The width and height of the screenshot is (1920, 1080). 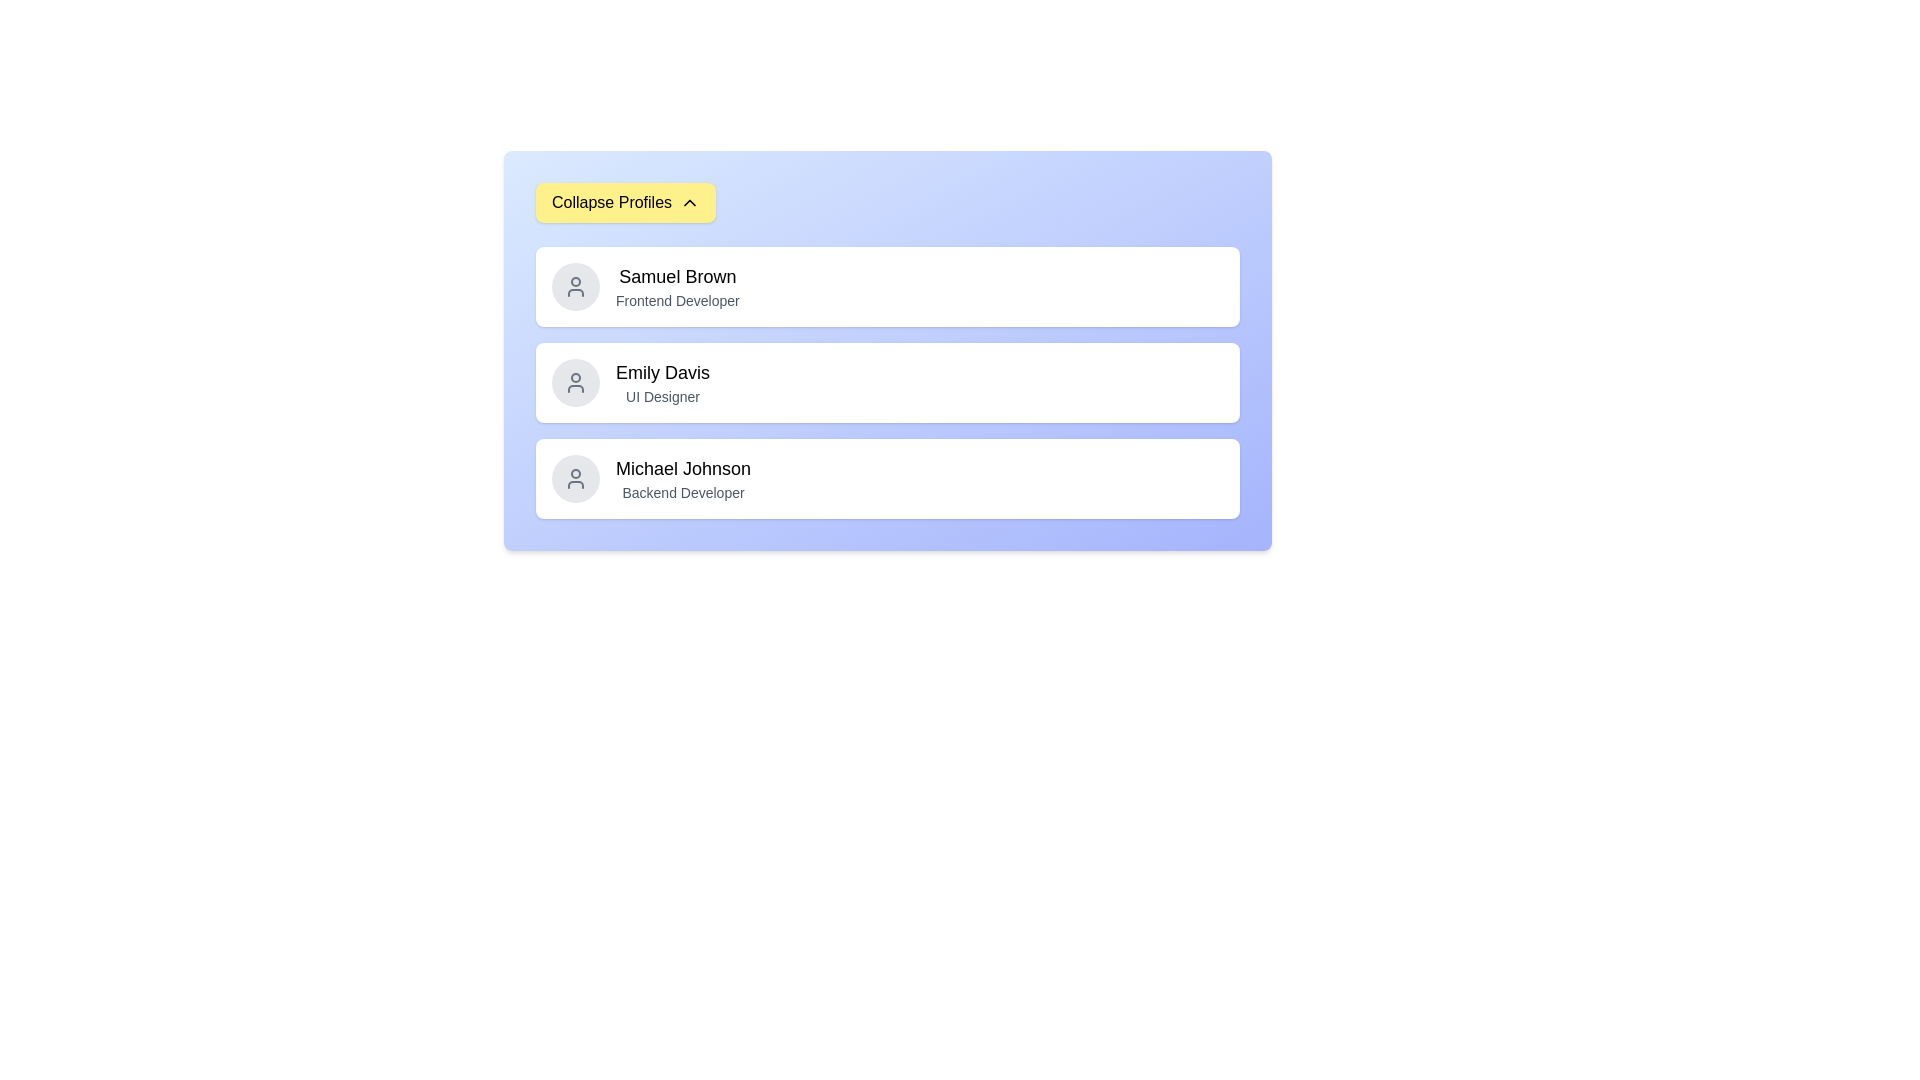 What do you see at coordinates (677, 300) in the screenshot?
I see `the Text label that designates the professional title 'Frontend Developer' associated with the profile of 'Samuel Brown'` at bounding box center [677, 300].